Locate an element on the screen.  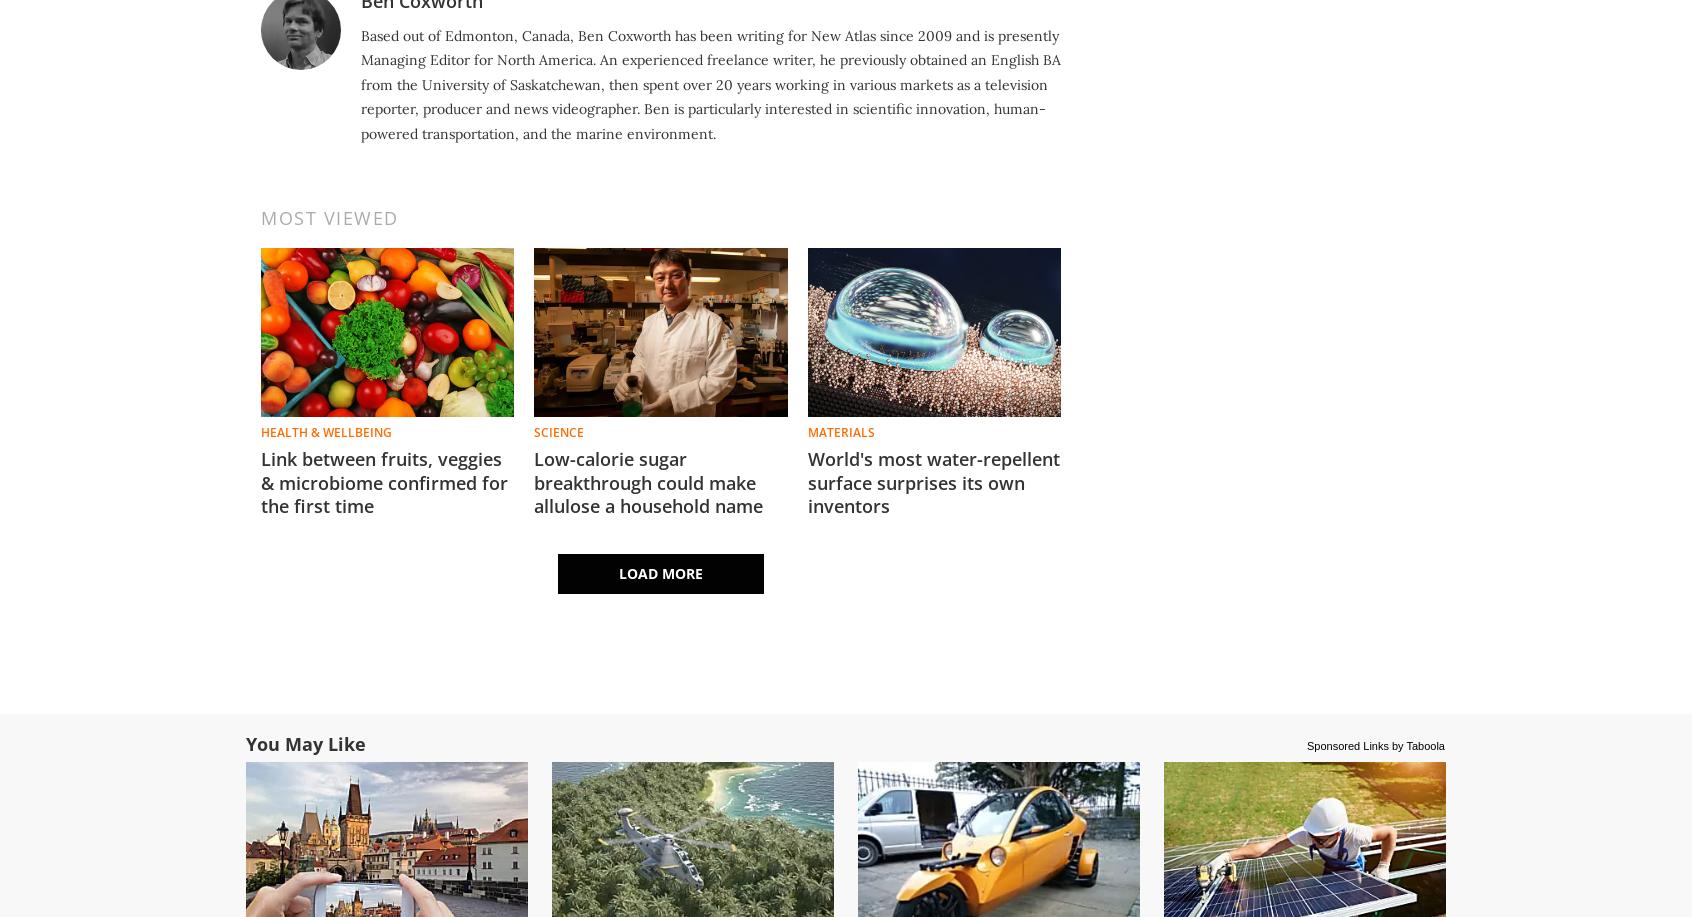
'Materials' is located at coordinates (807, 431).